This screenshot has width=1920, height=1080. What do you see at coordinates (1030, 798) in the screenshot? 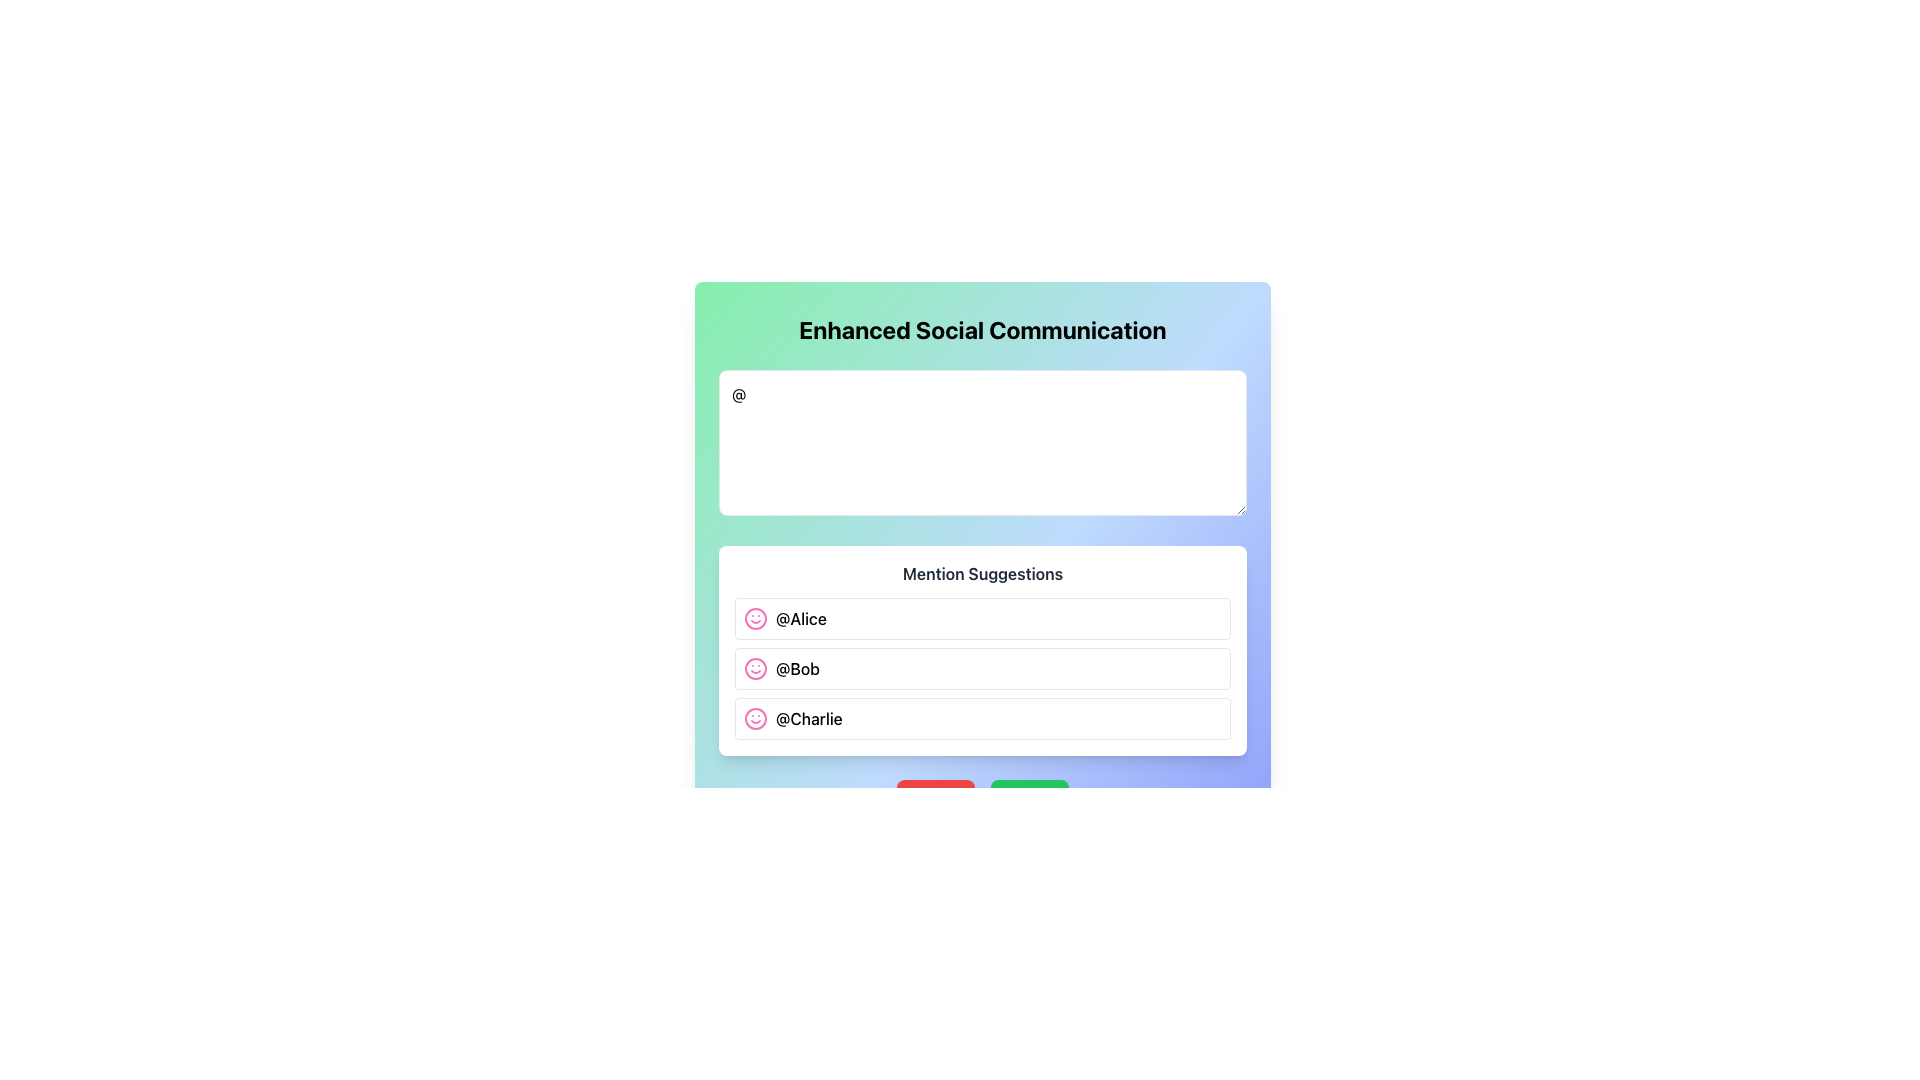
I see `the submit button located to the right of the red 'Clear' button` at bounding box center [1030, 798].